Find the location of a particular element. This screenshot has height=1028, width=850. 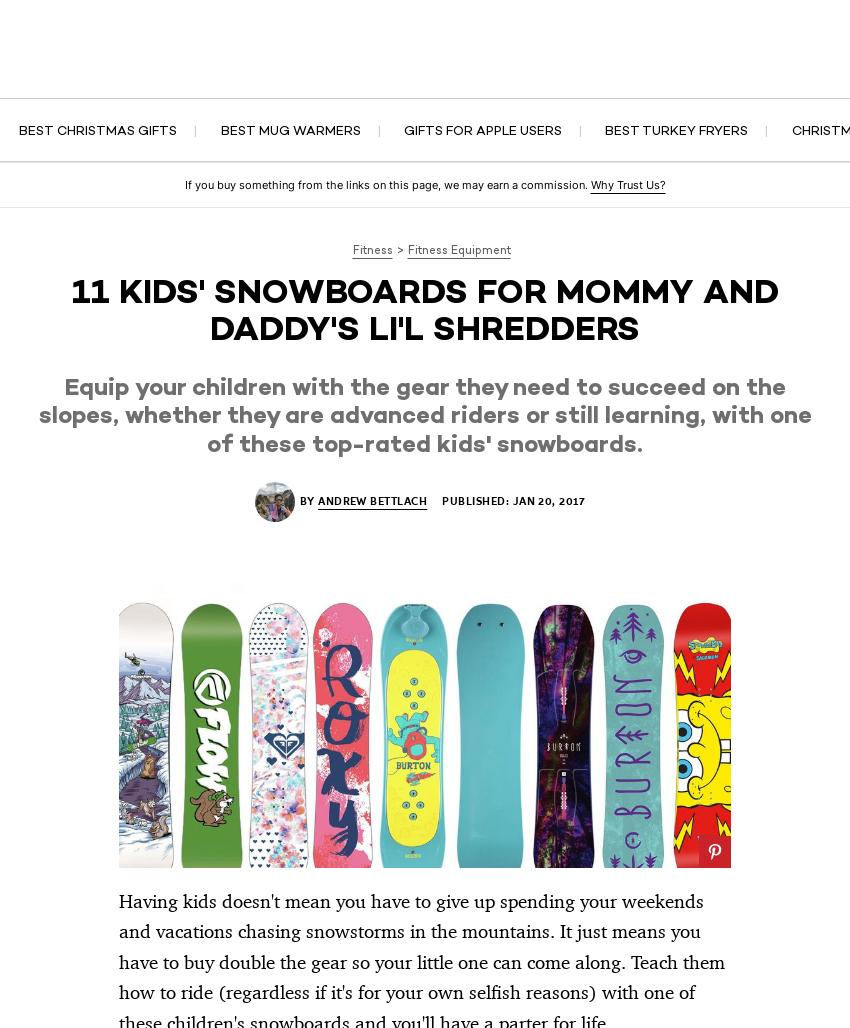

'Christmas' is located at coordinates (535, 70).